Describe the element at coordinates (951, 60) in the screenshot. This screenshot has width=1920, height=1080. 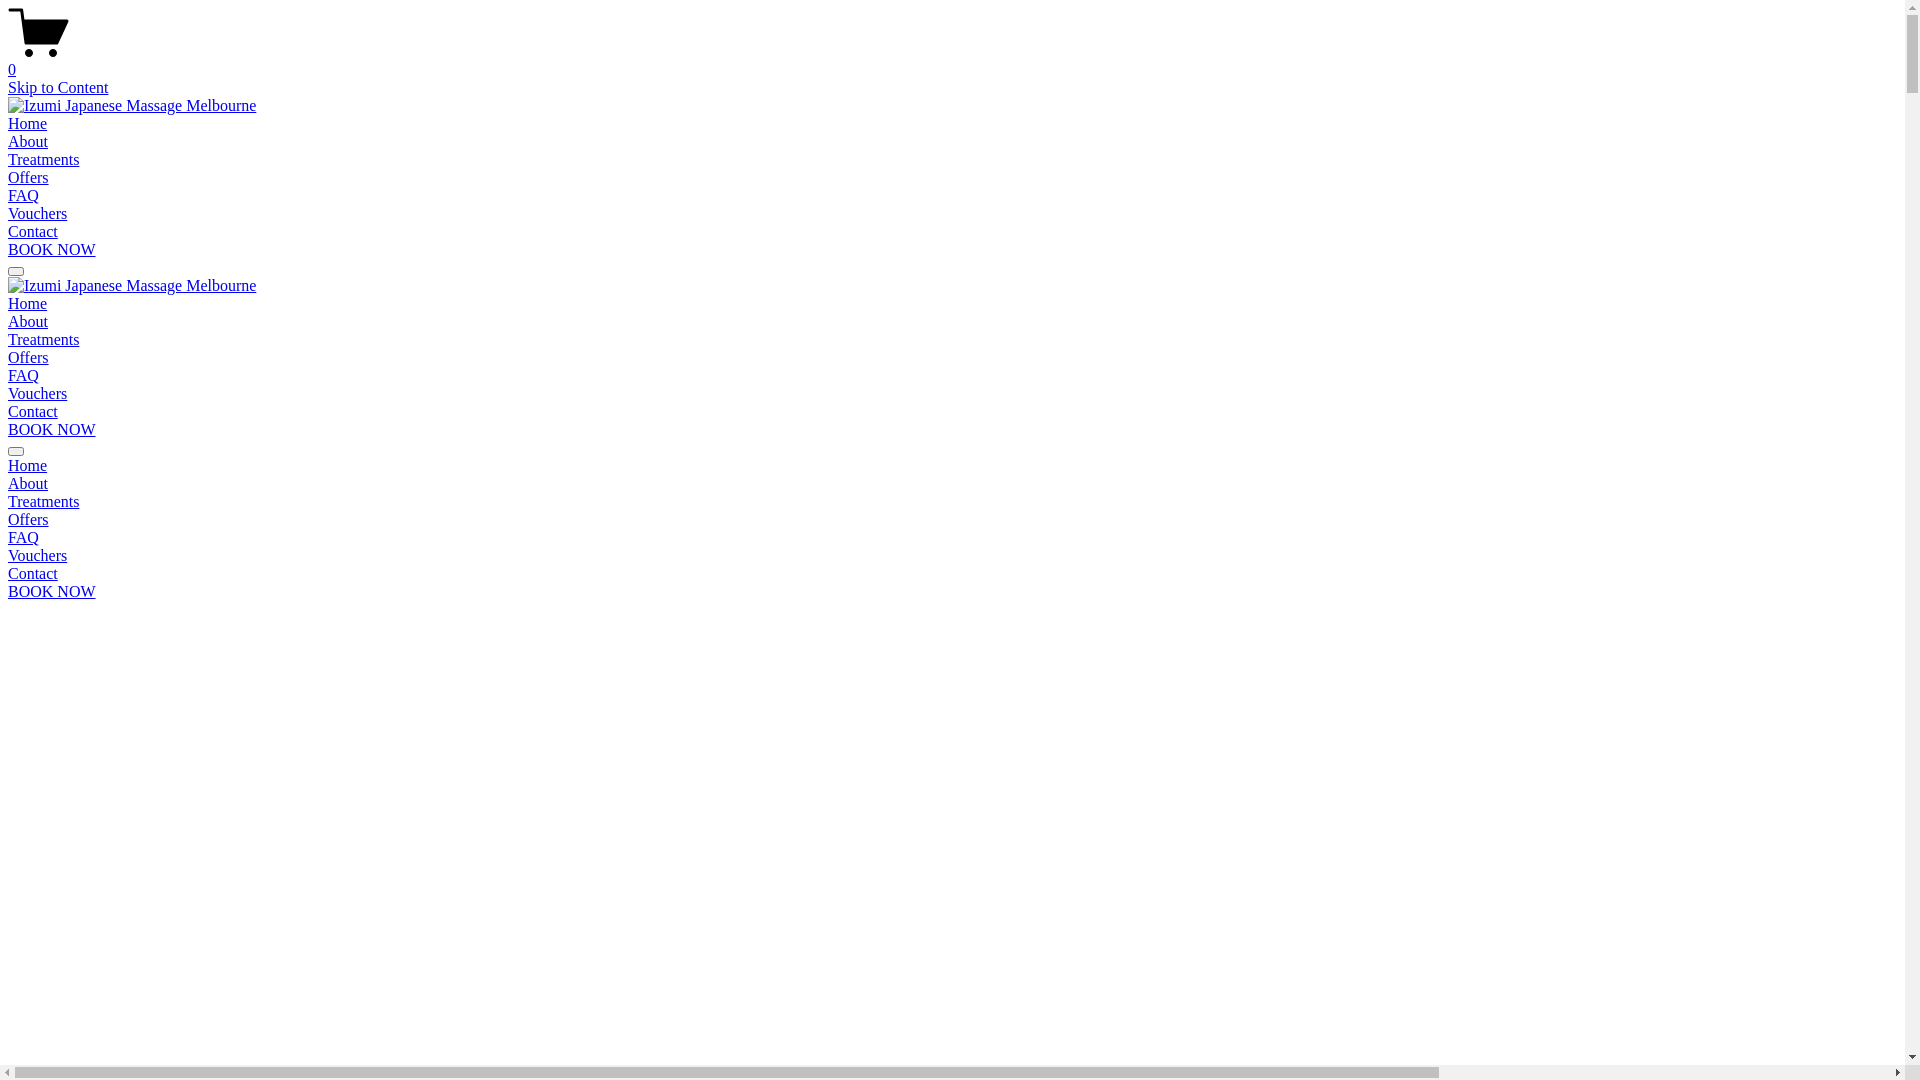
I see `'0'` at that location.